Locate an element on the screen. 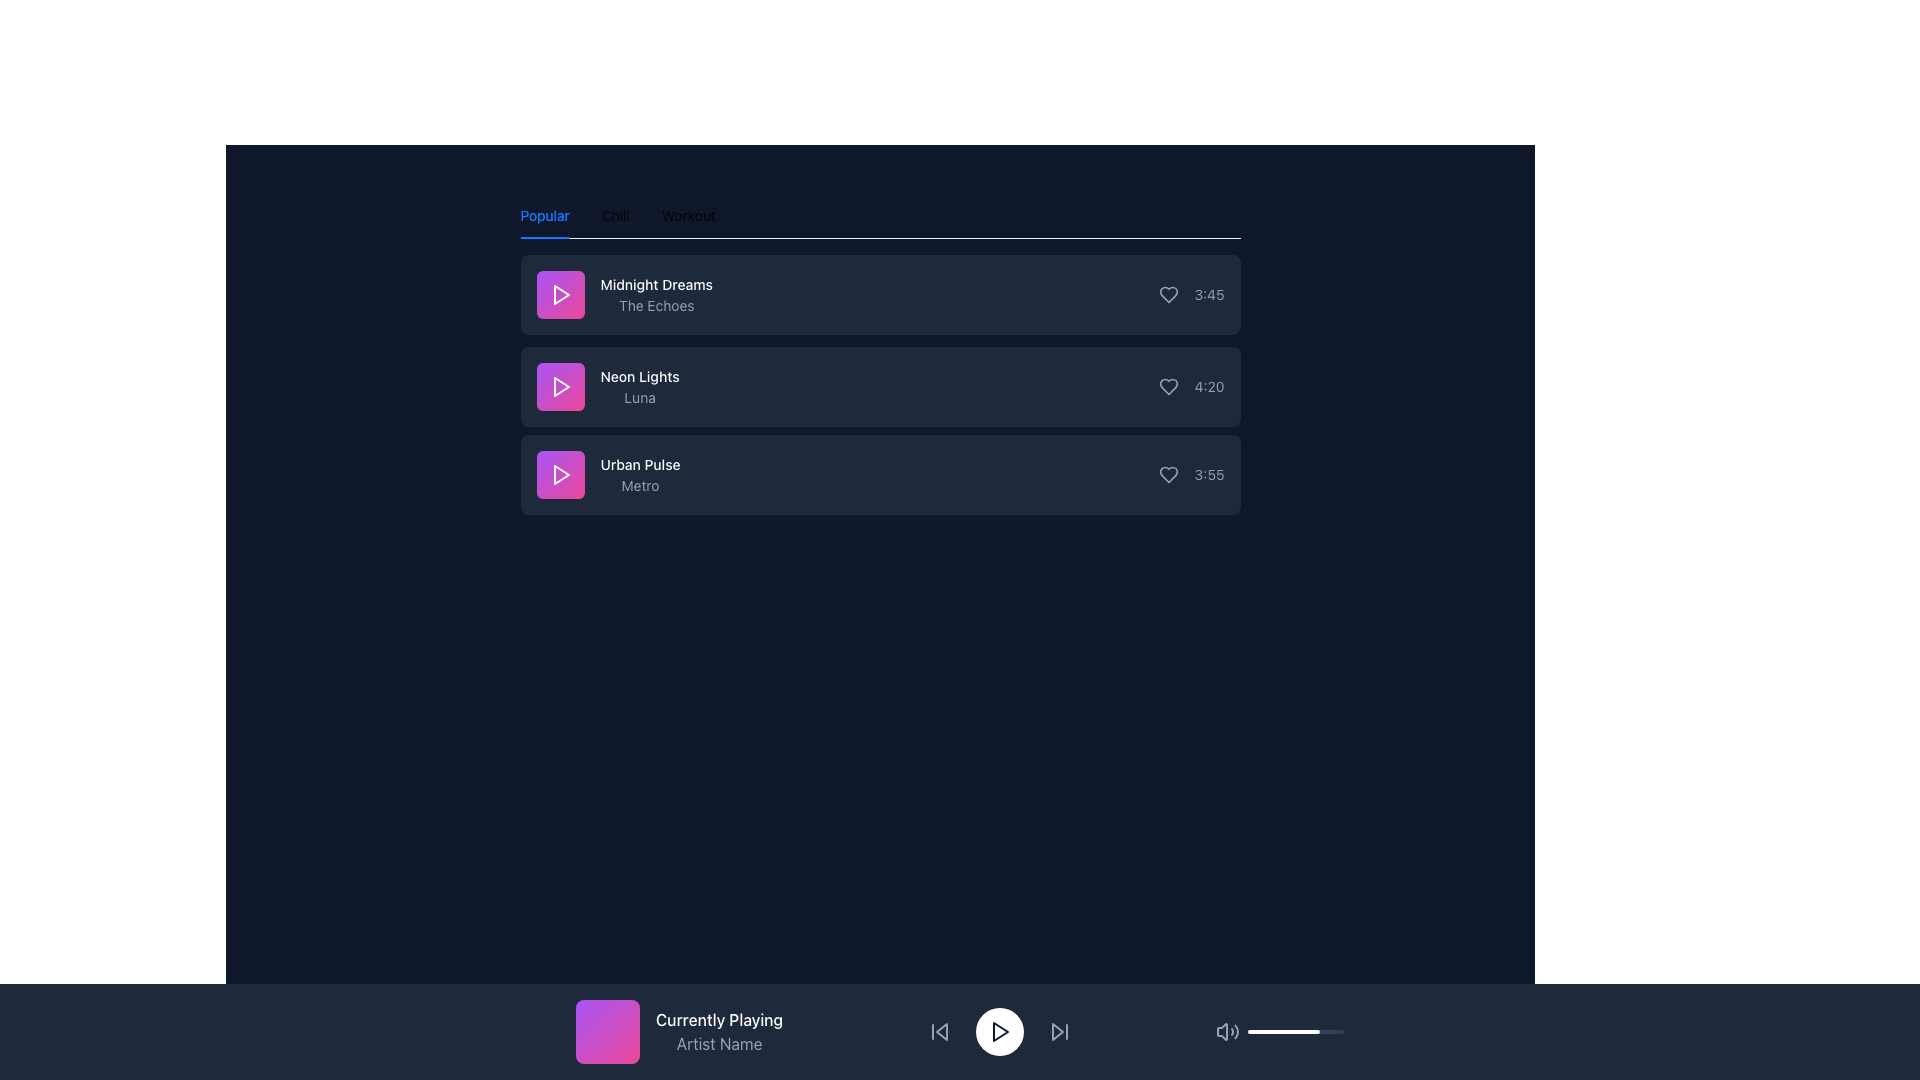 The image size is (1920, 1080). the 'Chill' tab in the navigation bar is located at coordinates (617, 216).